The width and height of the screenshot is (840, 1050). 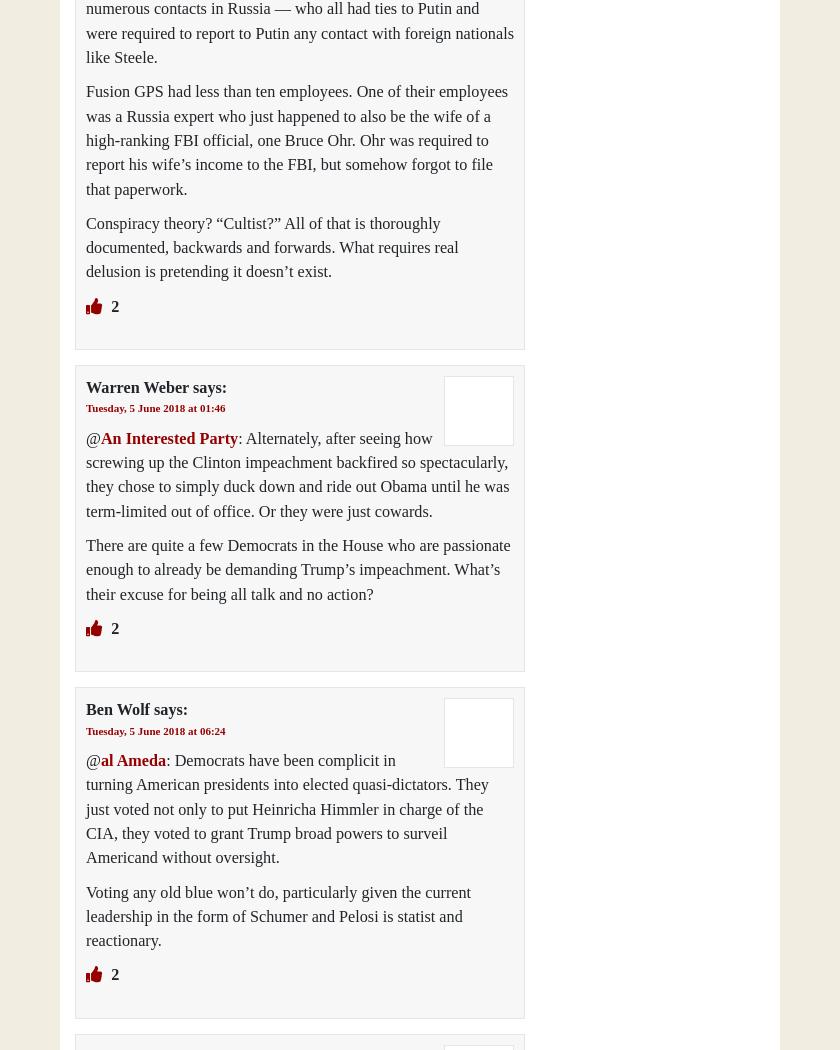 What do you see at coordinates (118, 710) in the screenshot?
I see `'Ben Wolf'` at bounding box center [118, 710].